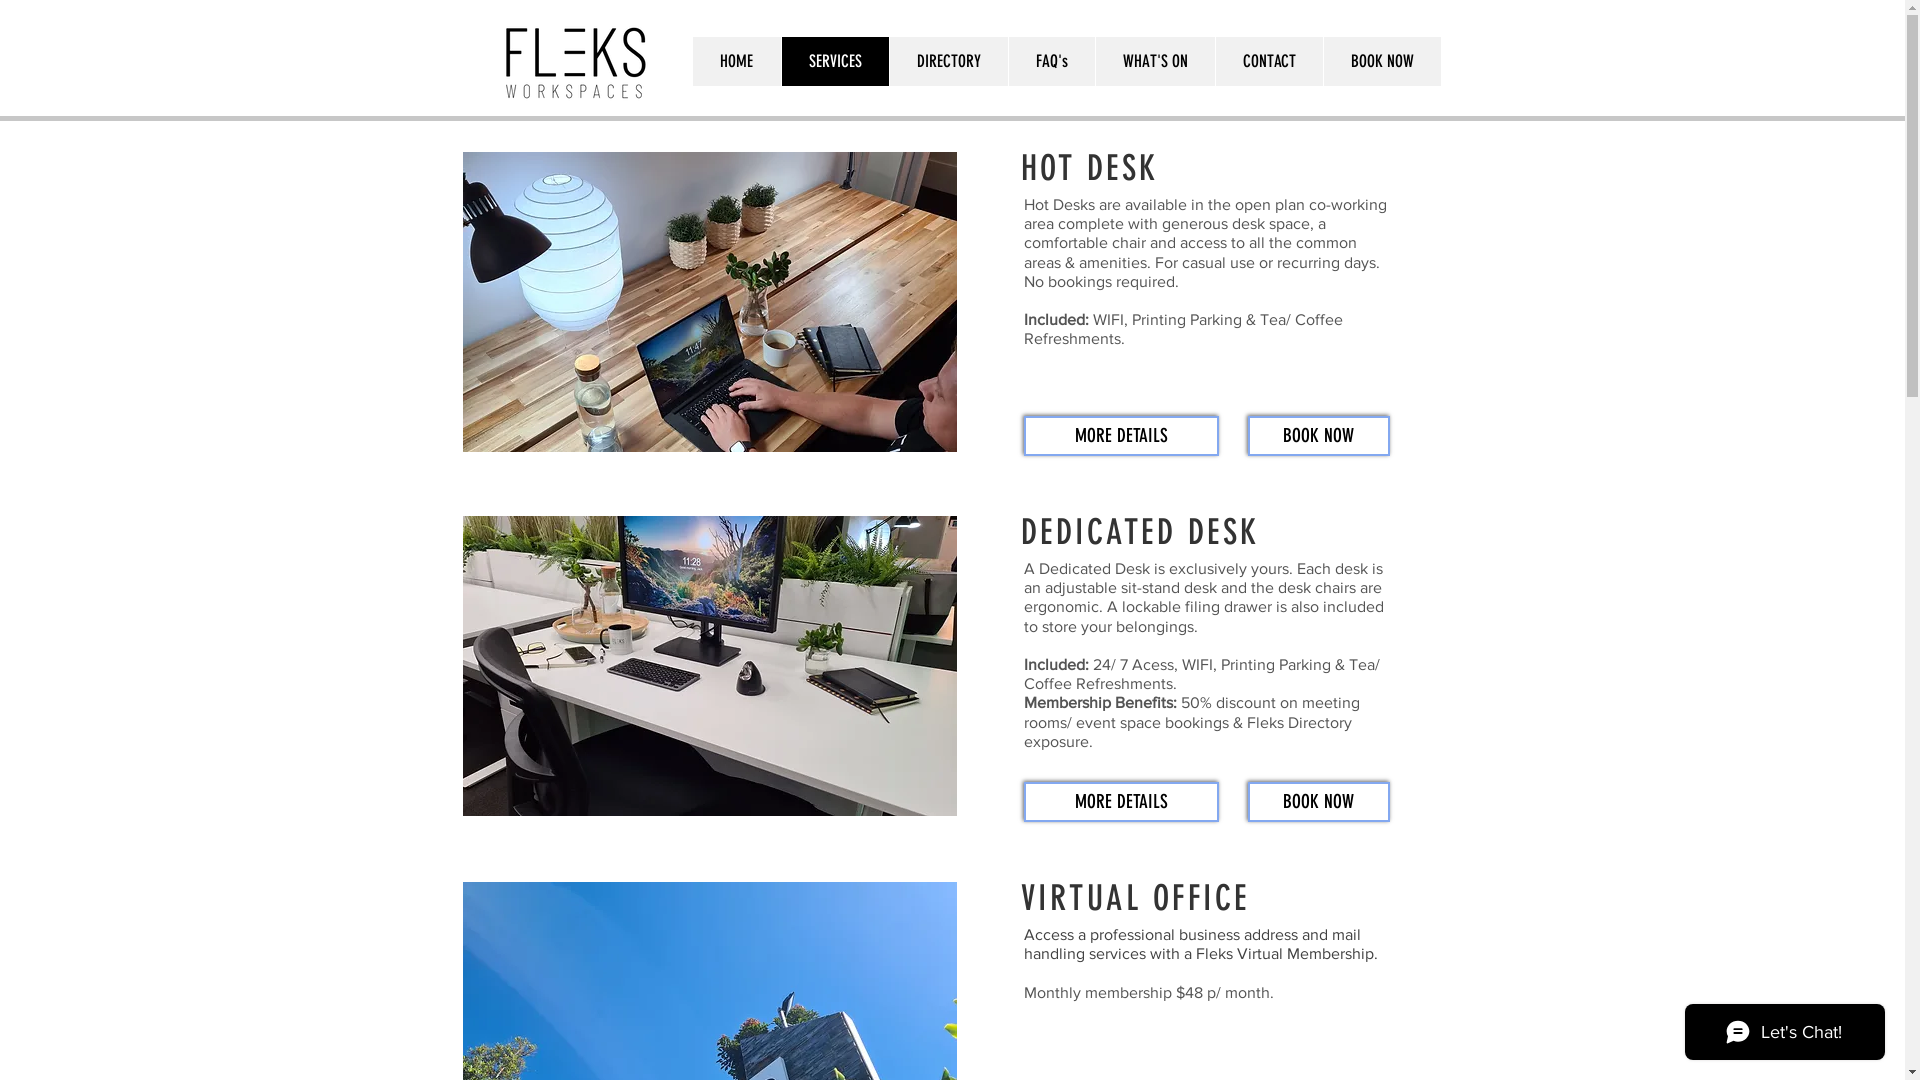 The height and width of the screenshot is (1080, 1920). Describe the element at coordinates (1213, 60) in the screenshot. I see `'CONTACT'` at that location.